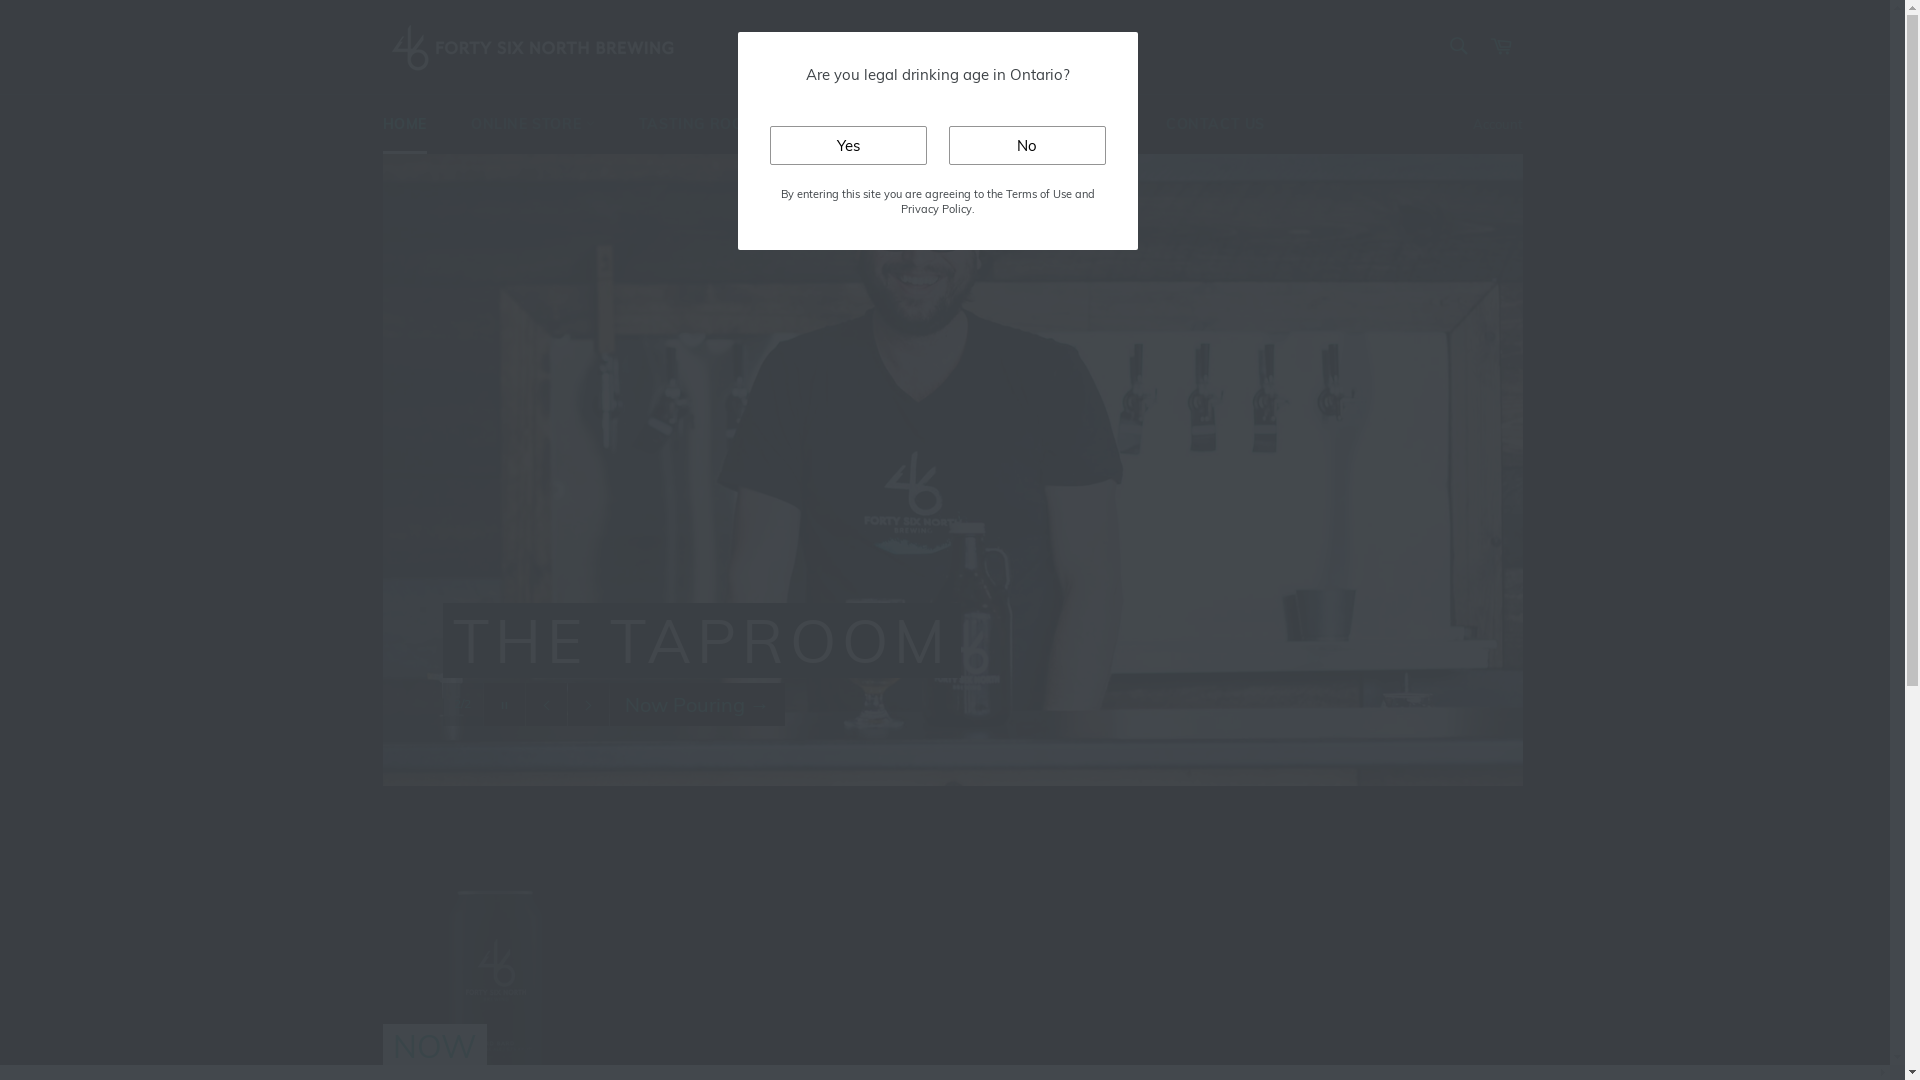 Image resolution: width=1920 pixels, height=1080 pixels. Describe the element at coordinates (587, 704) in the screenshot. I see `'Next slide'` at that location.